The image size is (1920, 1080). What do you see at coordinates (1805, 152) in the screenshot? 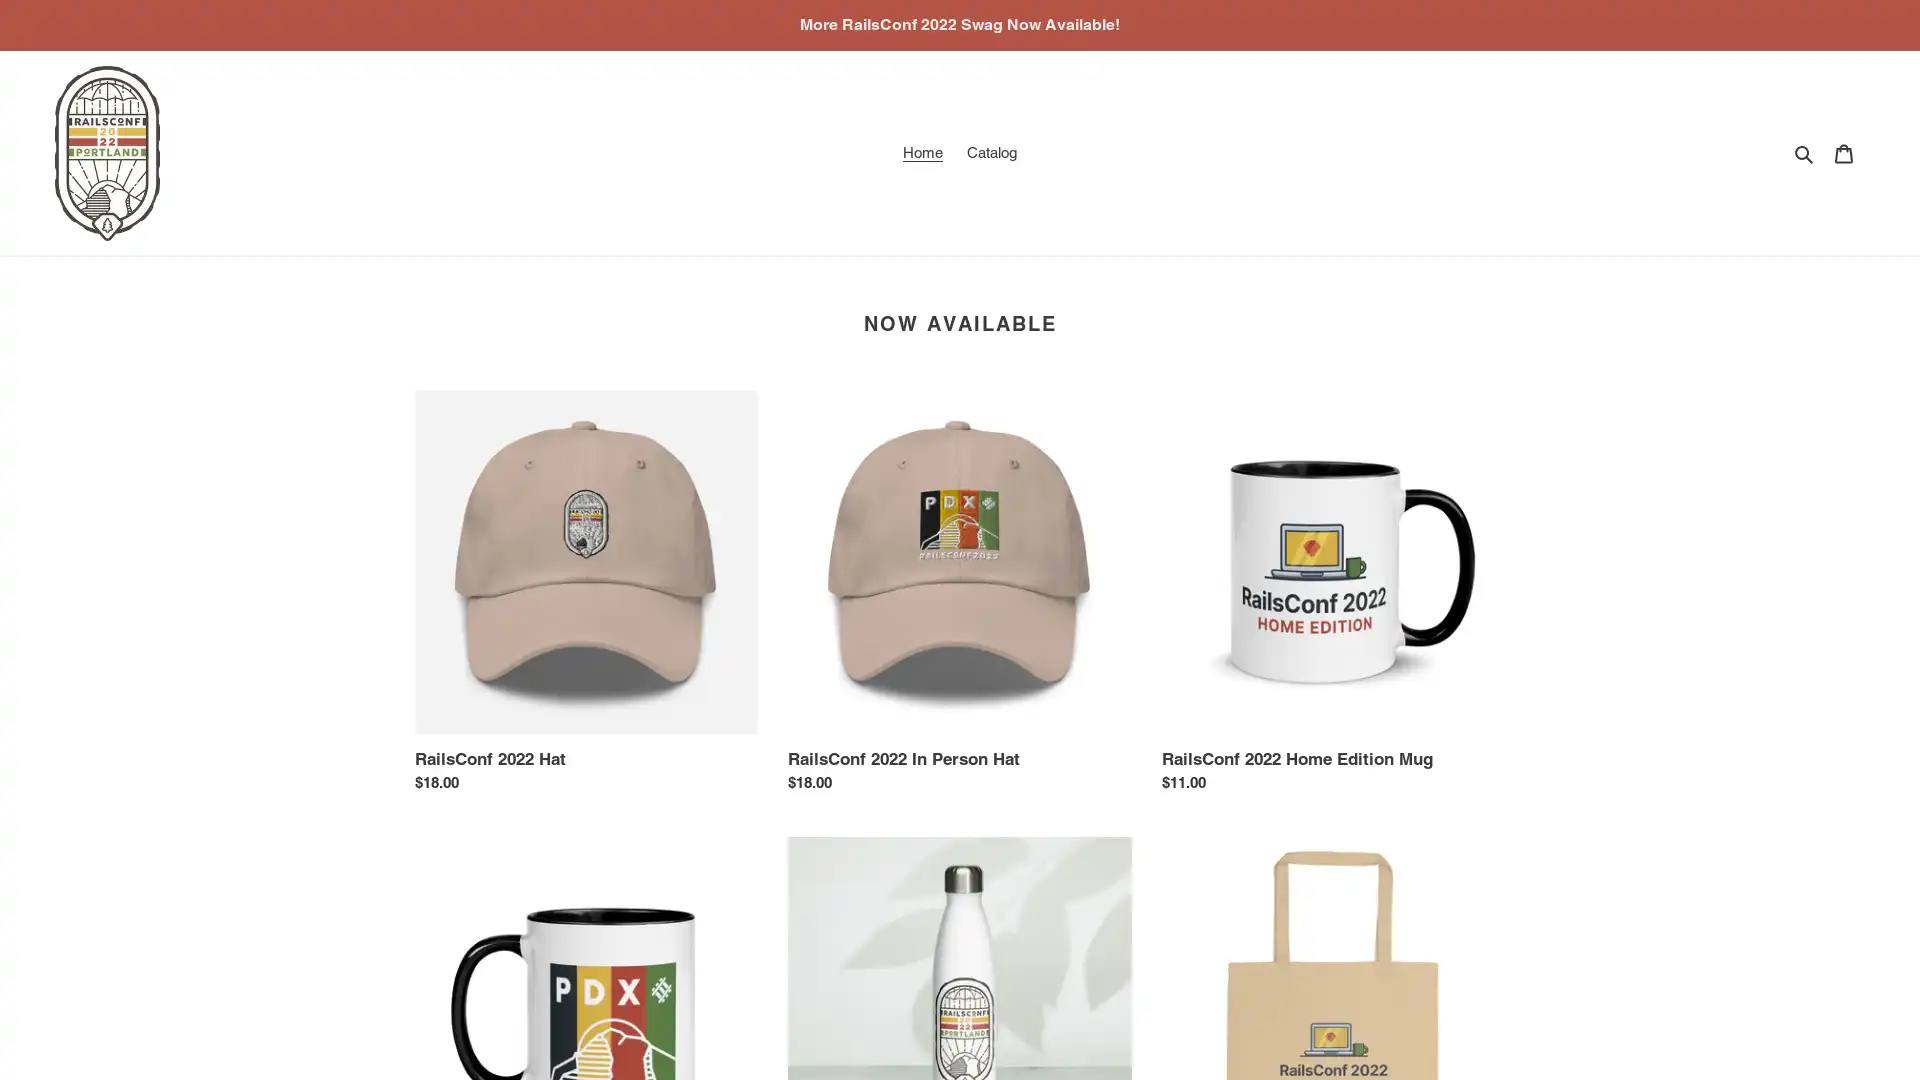
I see `Search` at bounding box center [1805, 152].